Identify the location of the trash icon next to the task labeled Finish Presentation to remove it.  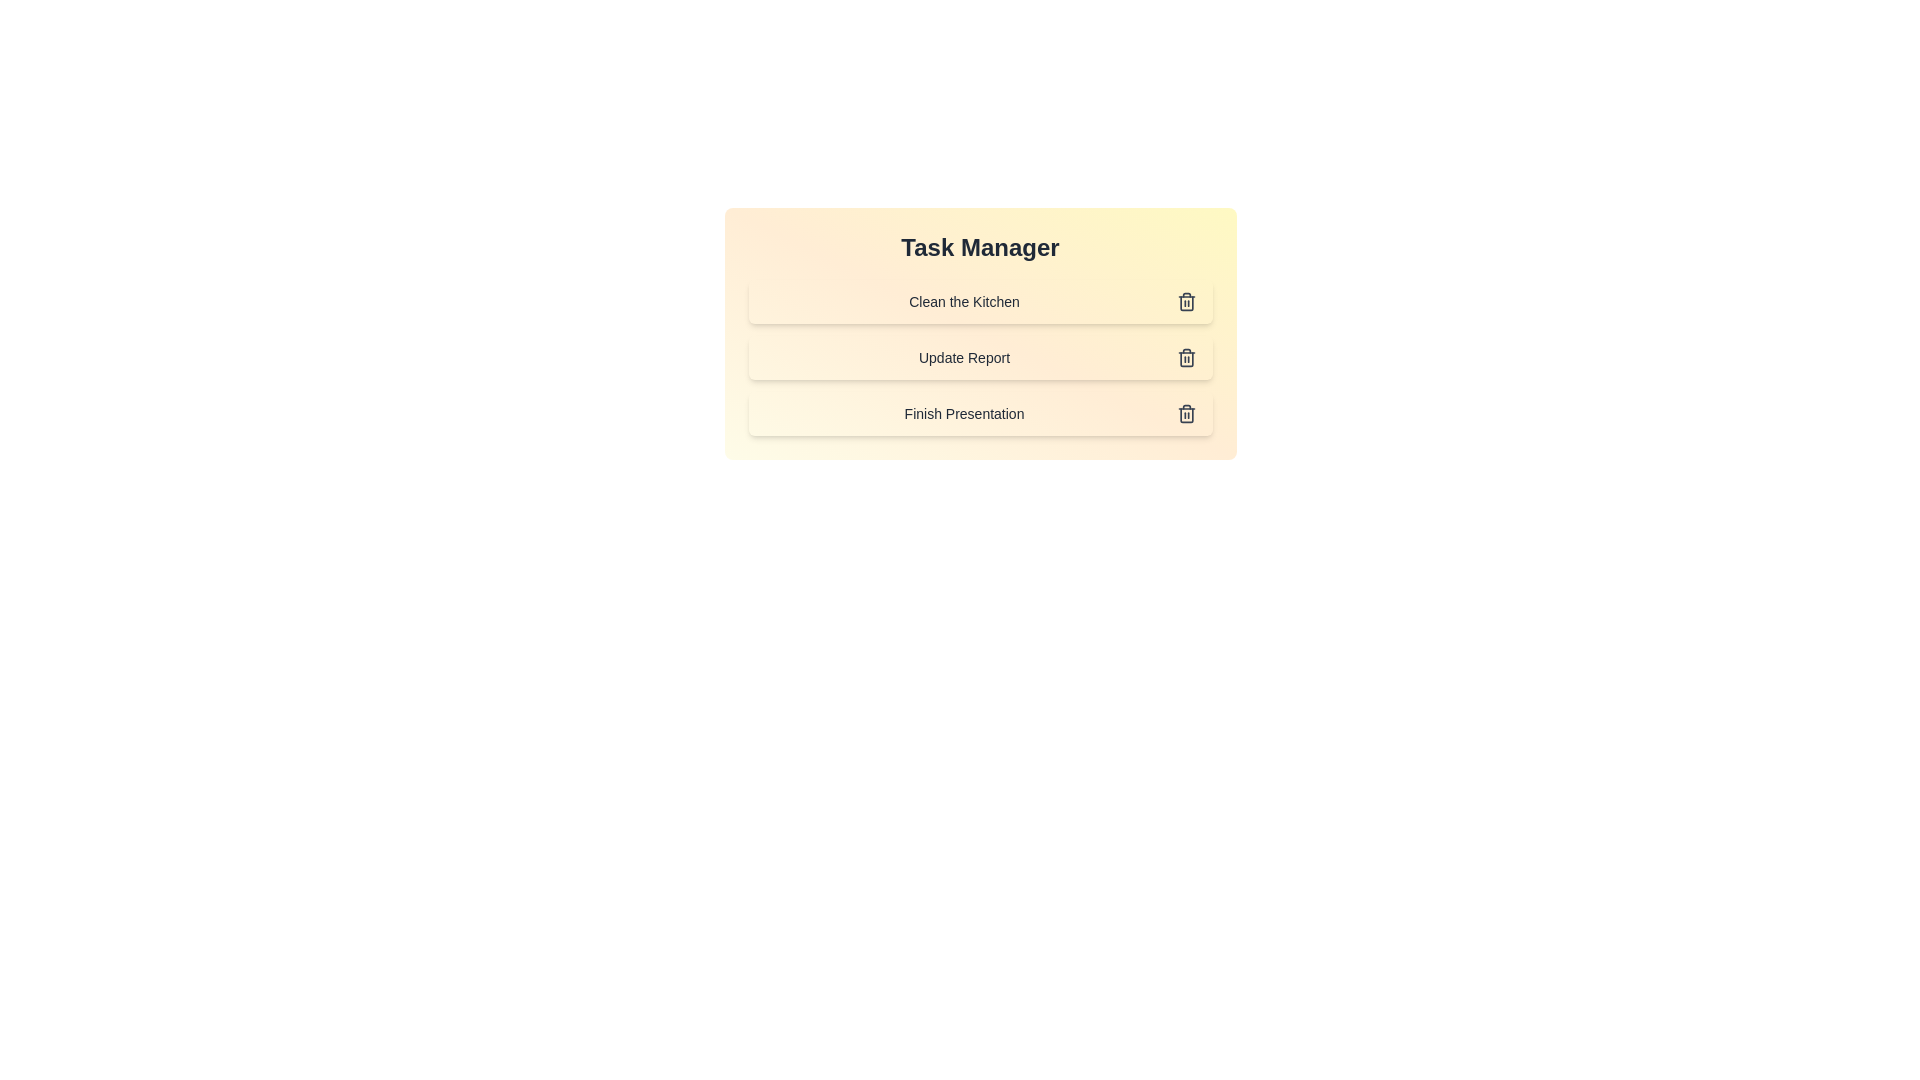
(1186, 412).